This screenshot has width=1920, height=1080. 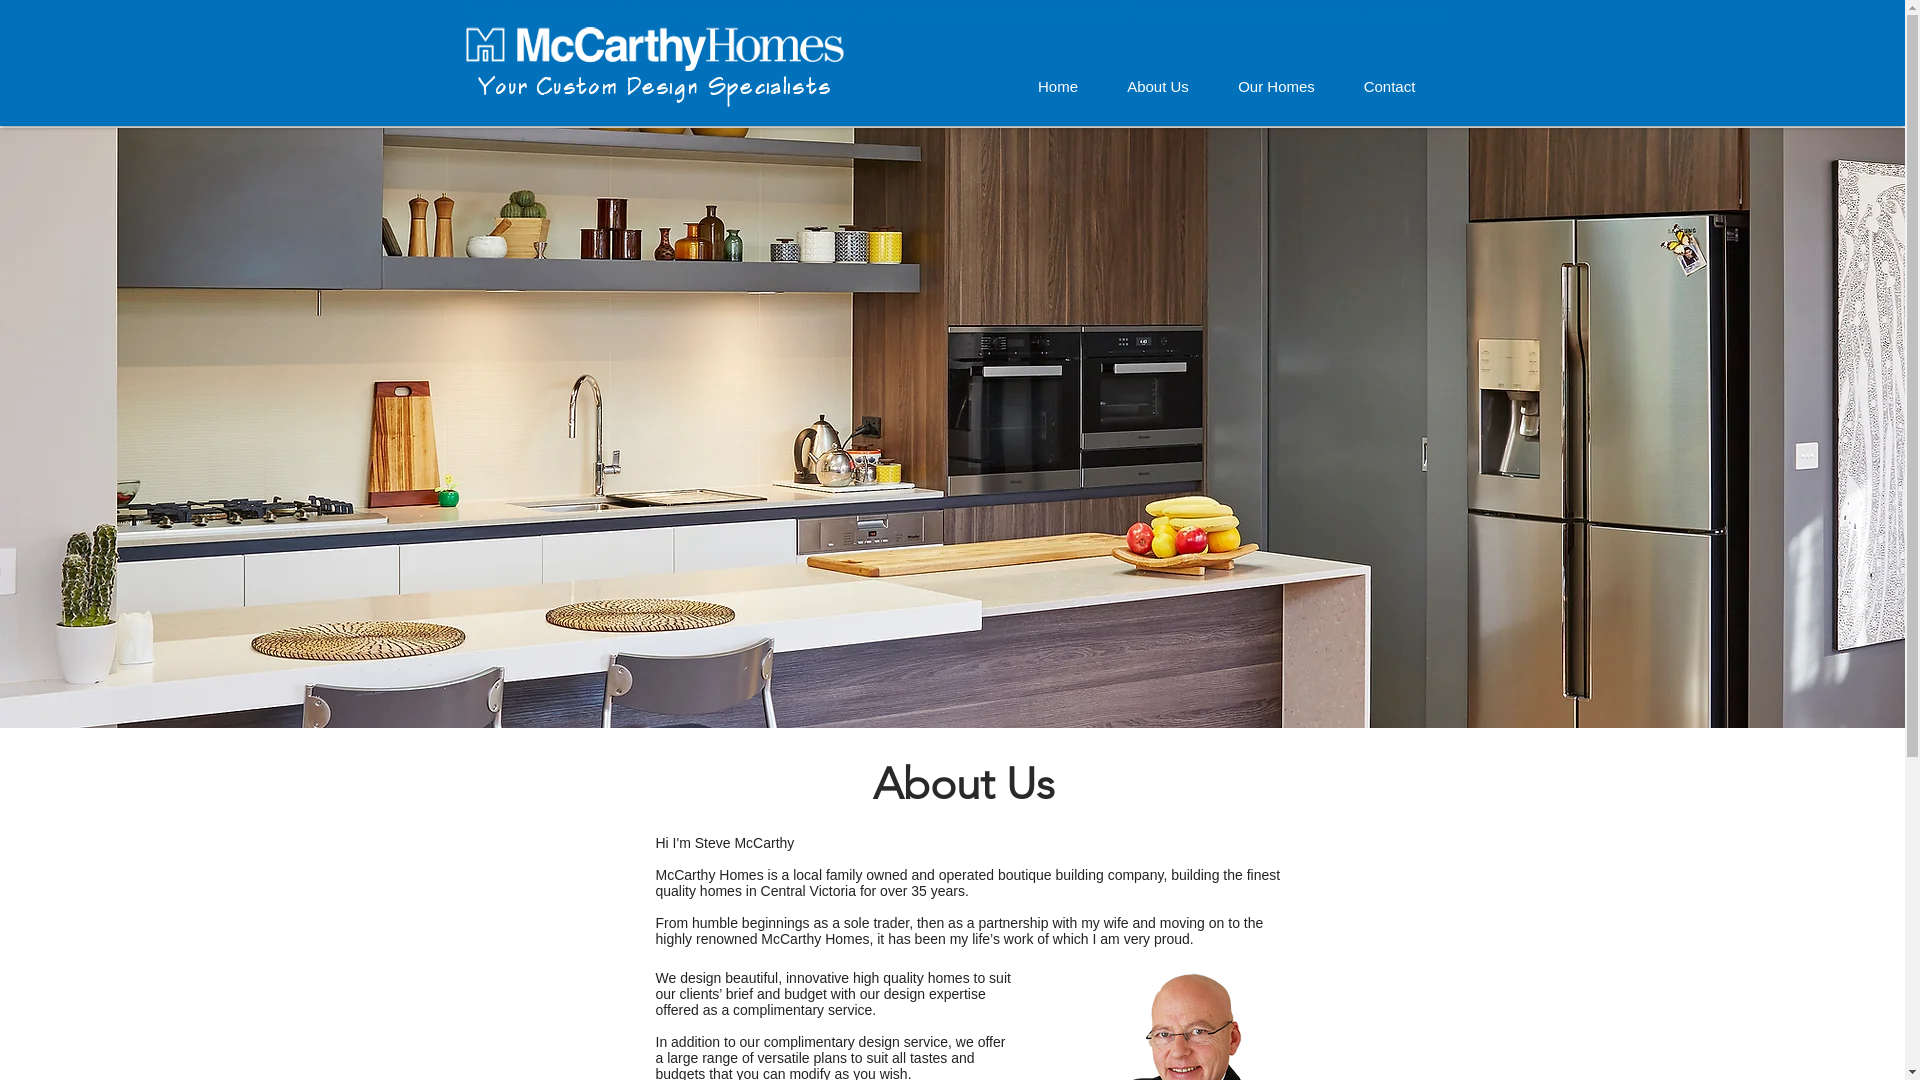 I want to click on 'Contact', so click(x=1389, y=86).